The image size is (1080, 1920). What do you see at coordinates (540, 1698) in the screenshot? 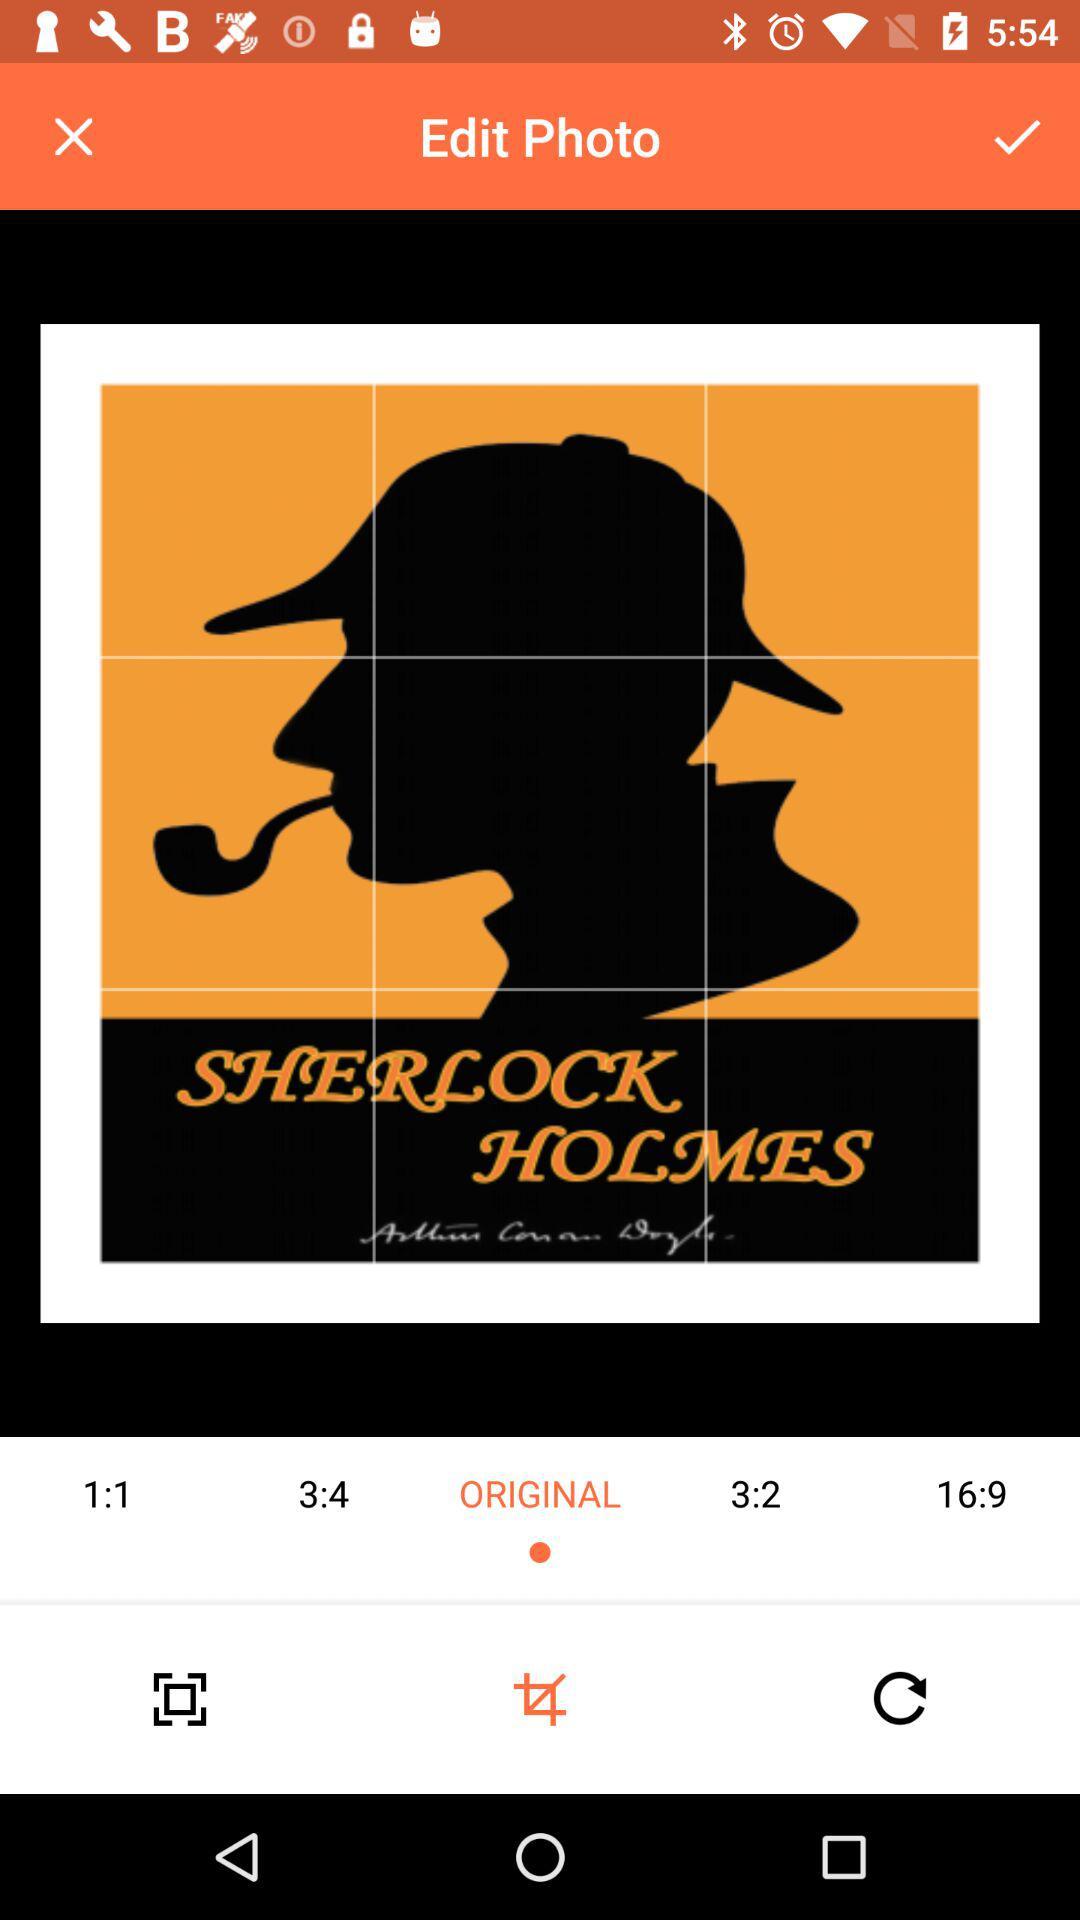
I see `the crop icon` at bounding box center [540, 1698].